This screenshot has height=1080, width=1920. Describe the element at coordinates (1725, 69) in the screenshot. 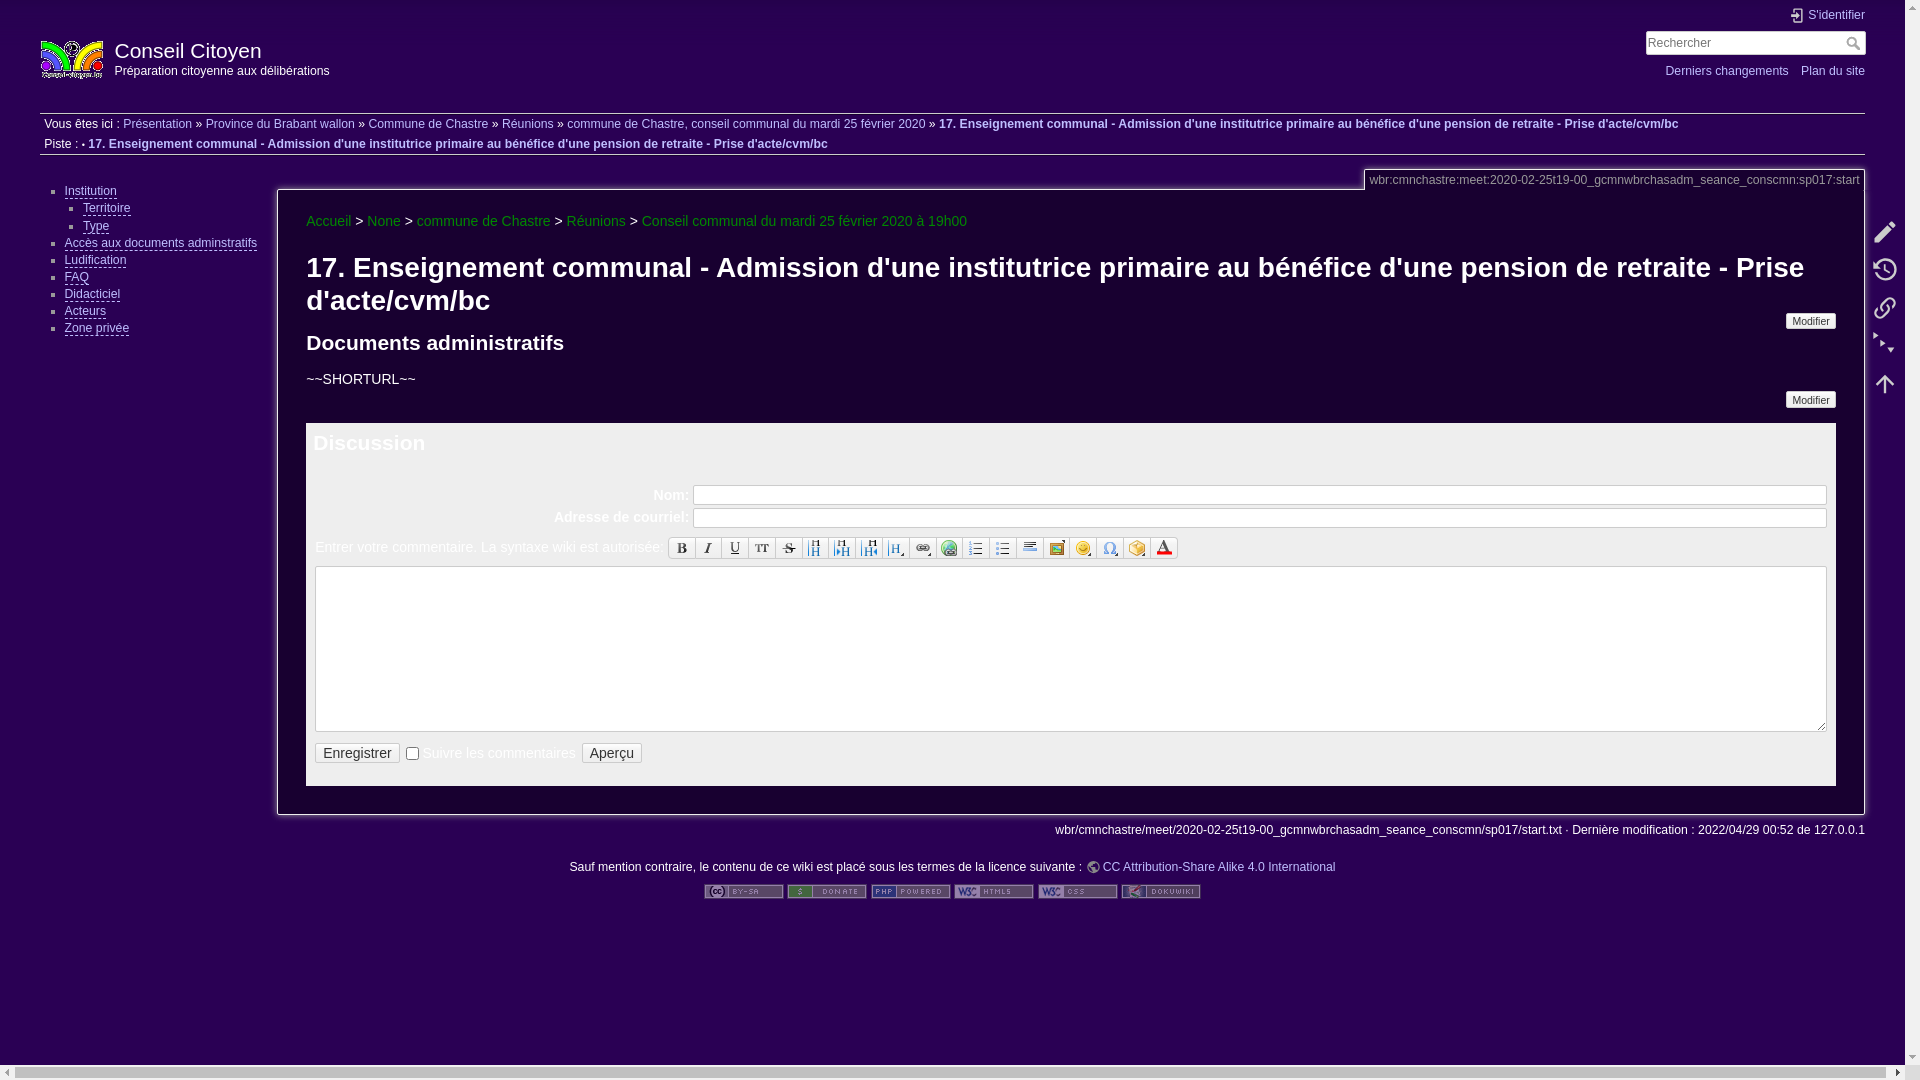

I see `'Derniers changements'` at that location.